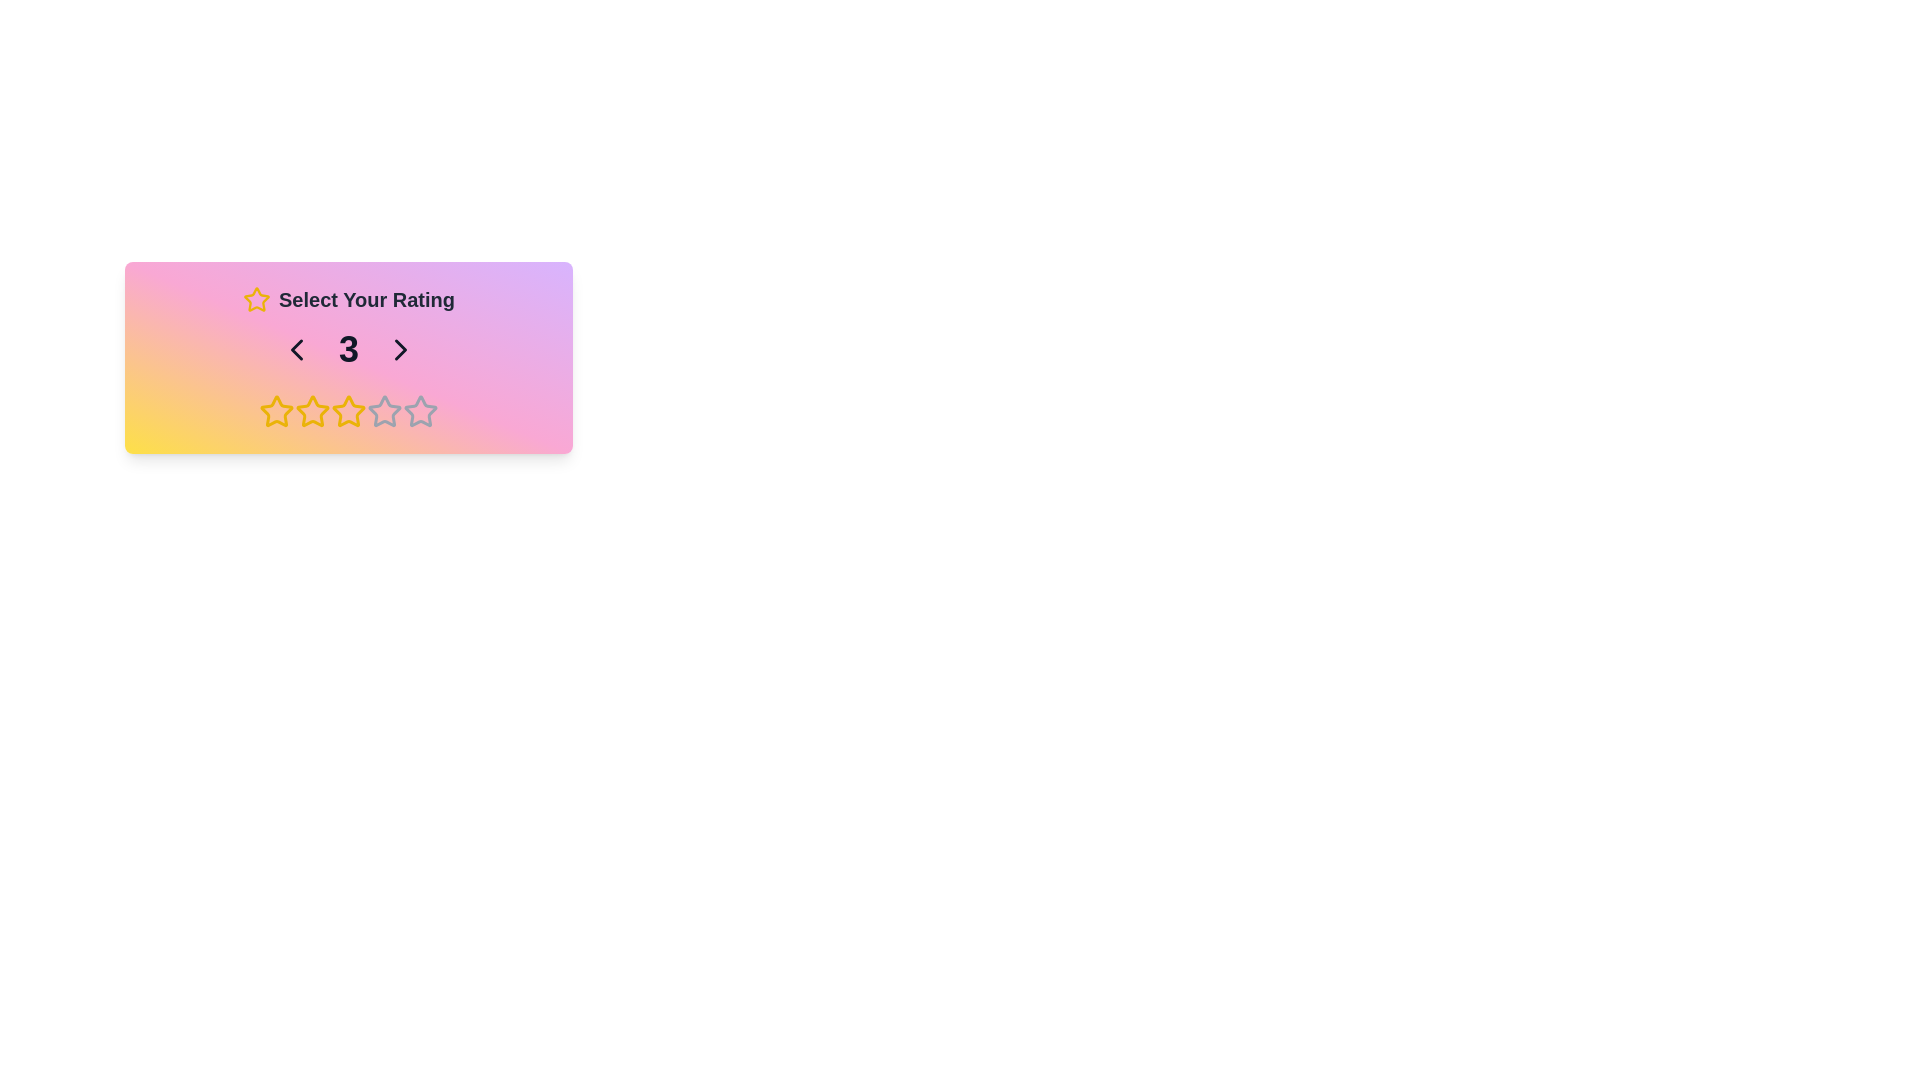  Describe the element at coordinates (420, 411) in the screenshot. I see `the fifth gray outlined star icon in the rating system` at that location.